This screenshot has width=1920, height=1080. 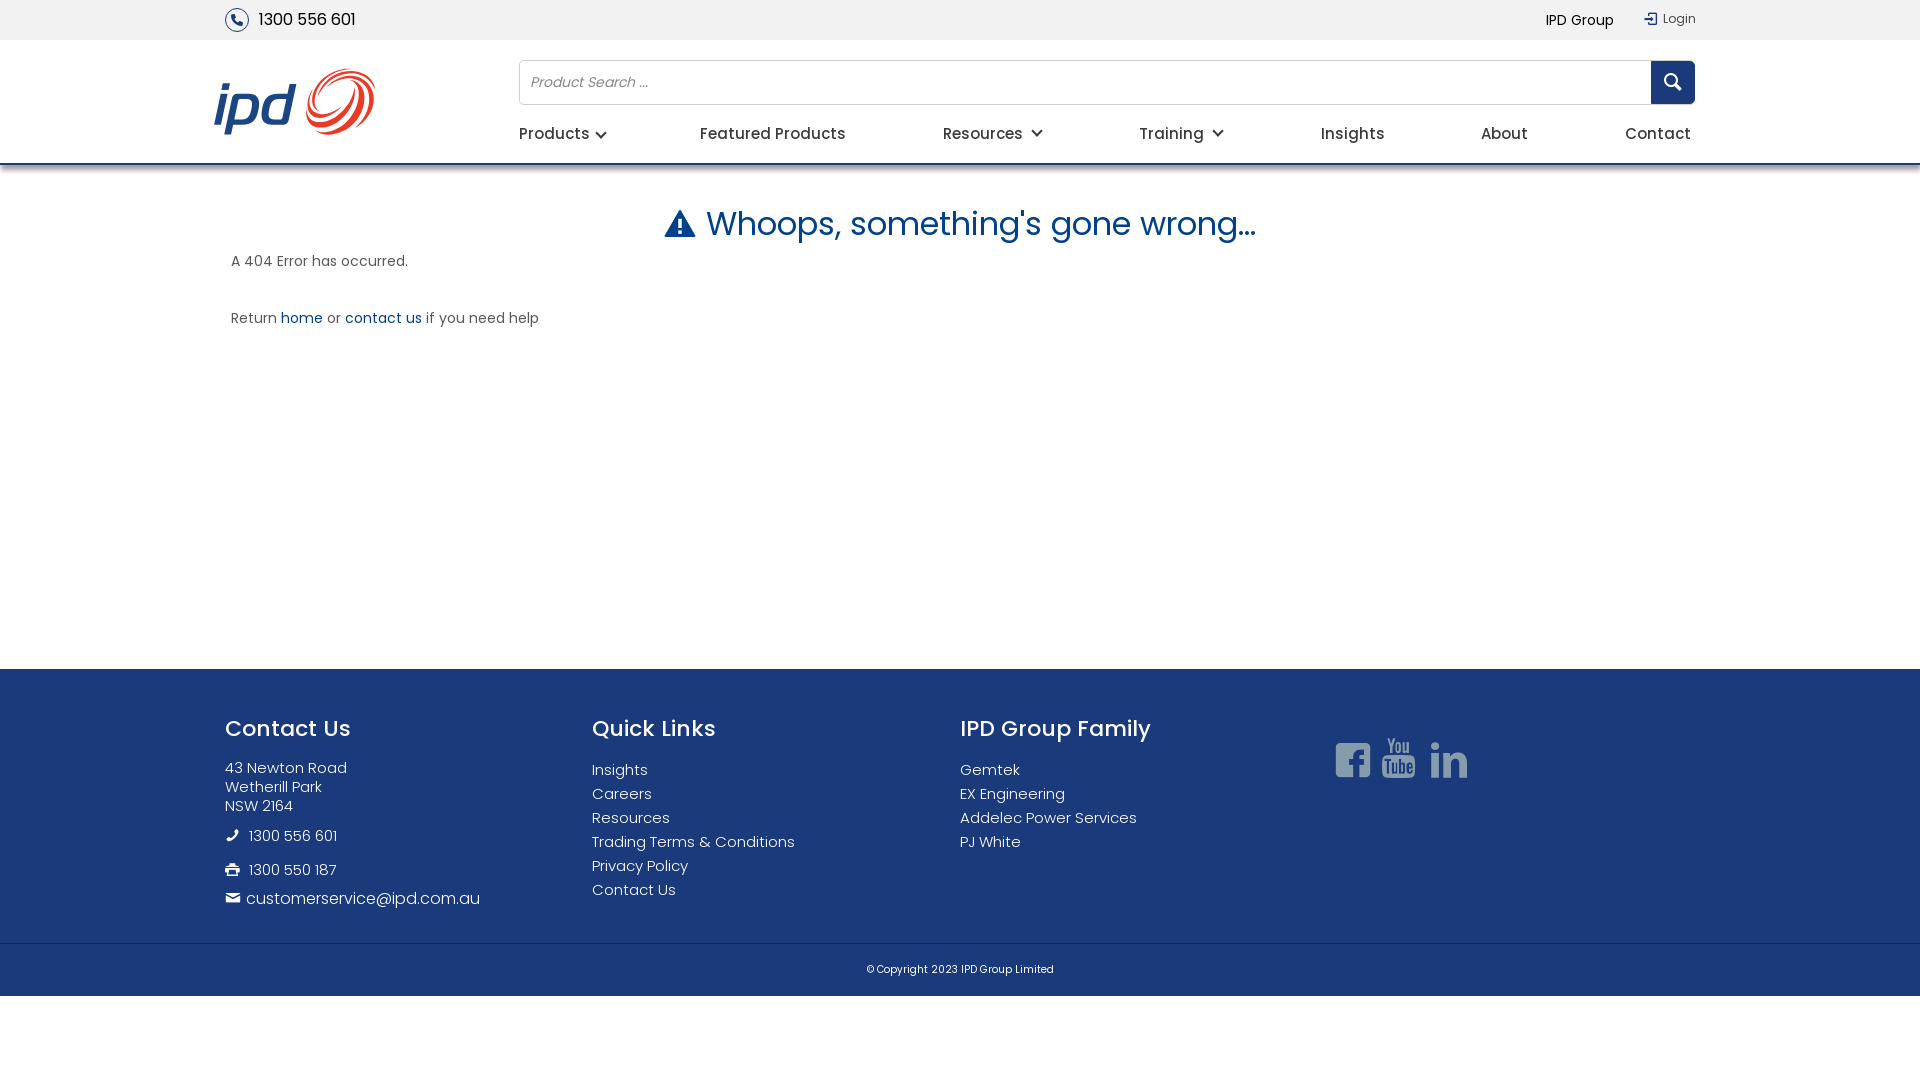 What do you see at coordinates (995, 841) in the screenshot?
I see `'PJ White'` at bounding box center [995, 841].